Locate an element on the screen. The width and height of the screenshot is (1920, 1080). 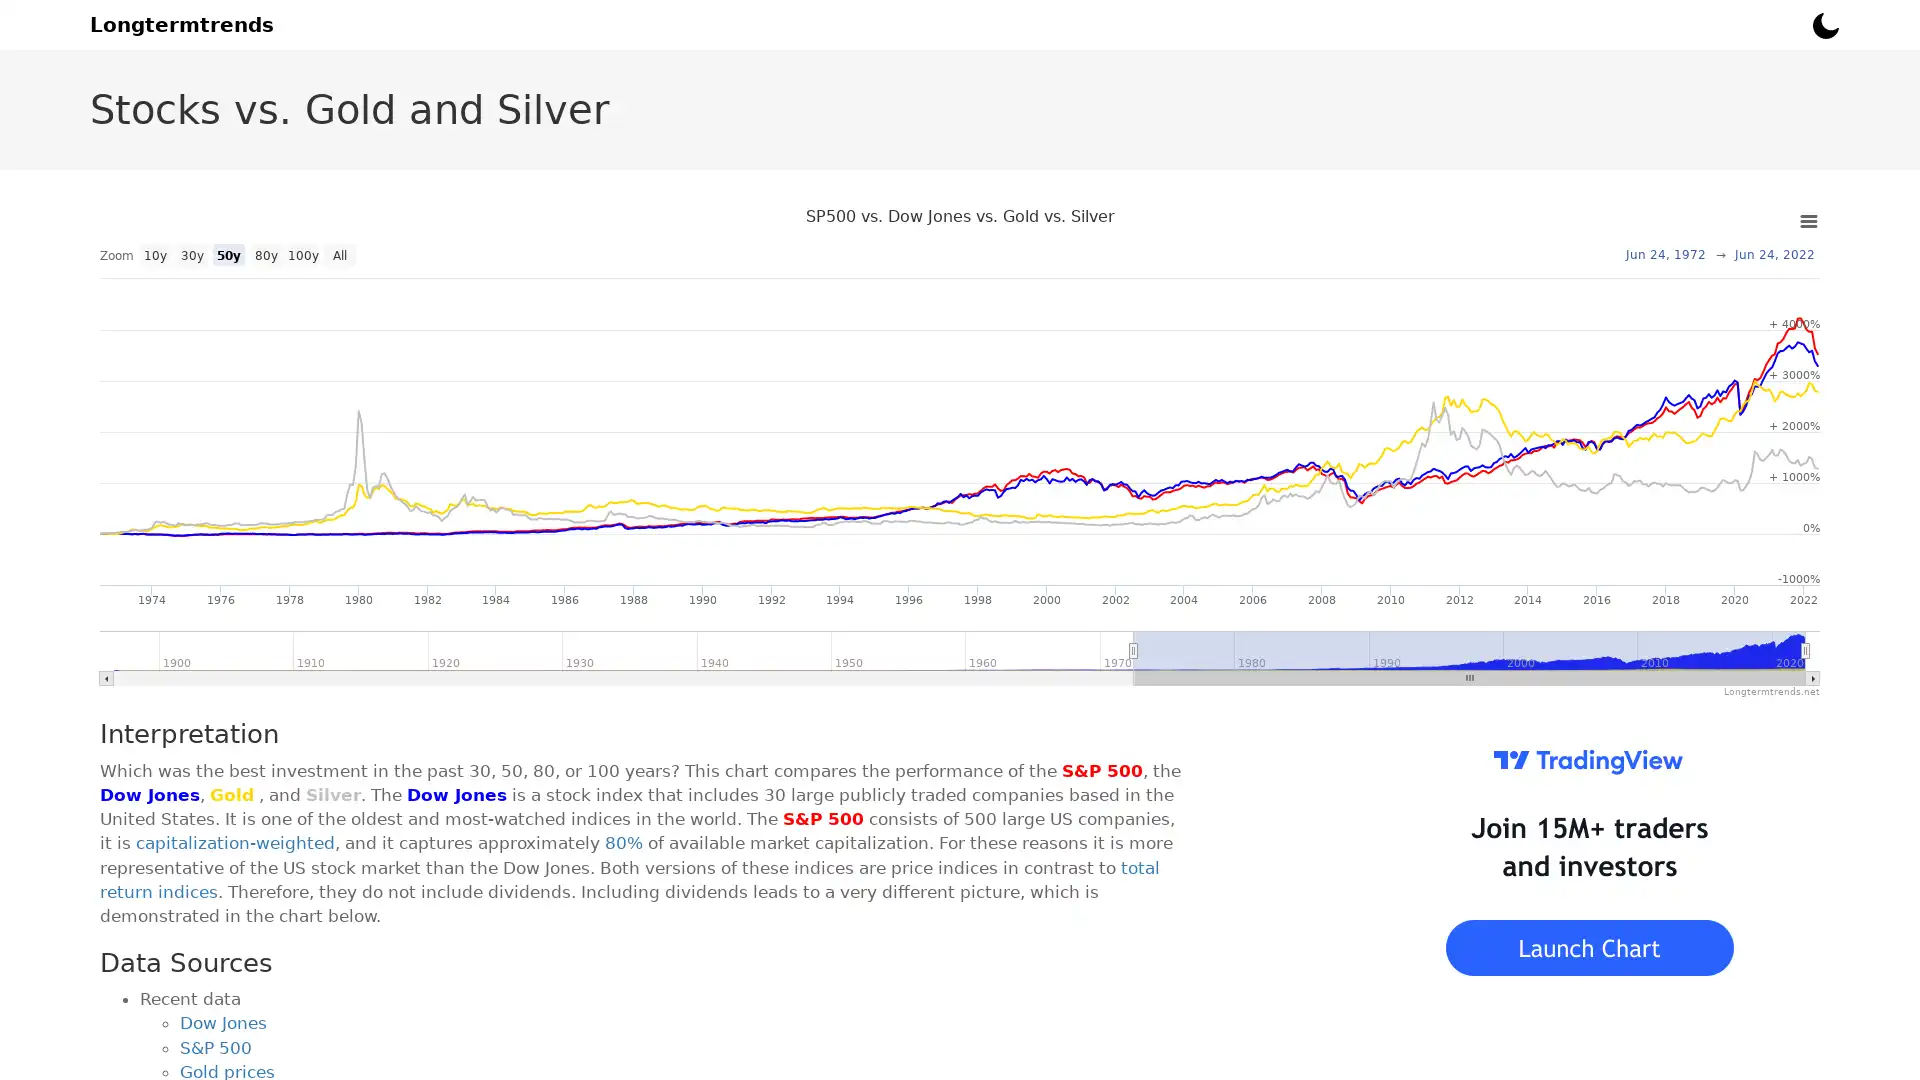
100y is located at coordinates (301, 253).